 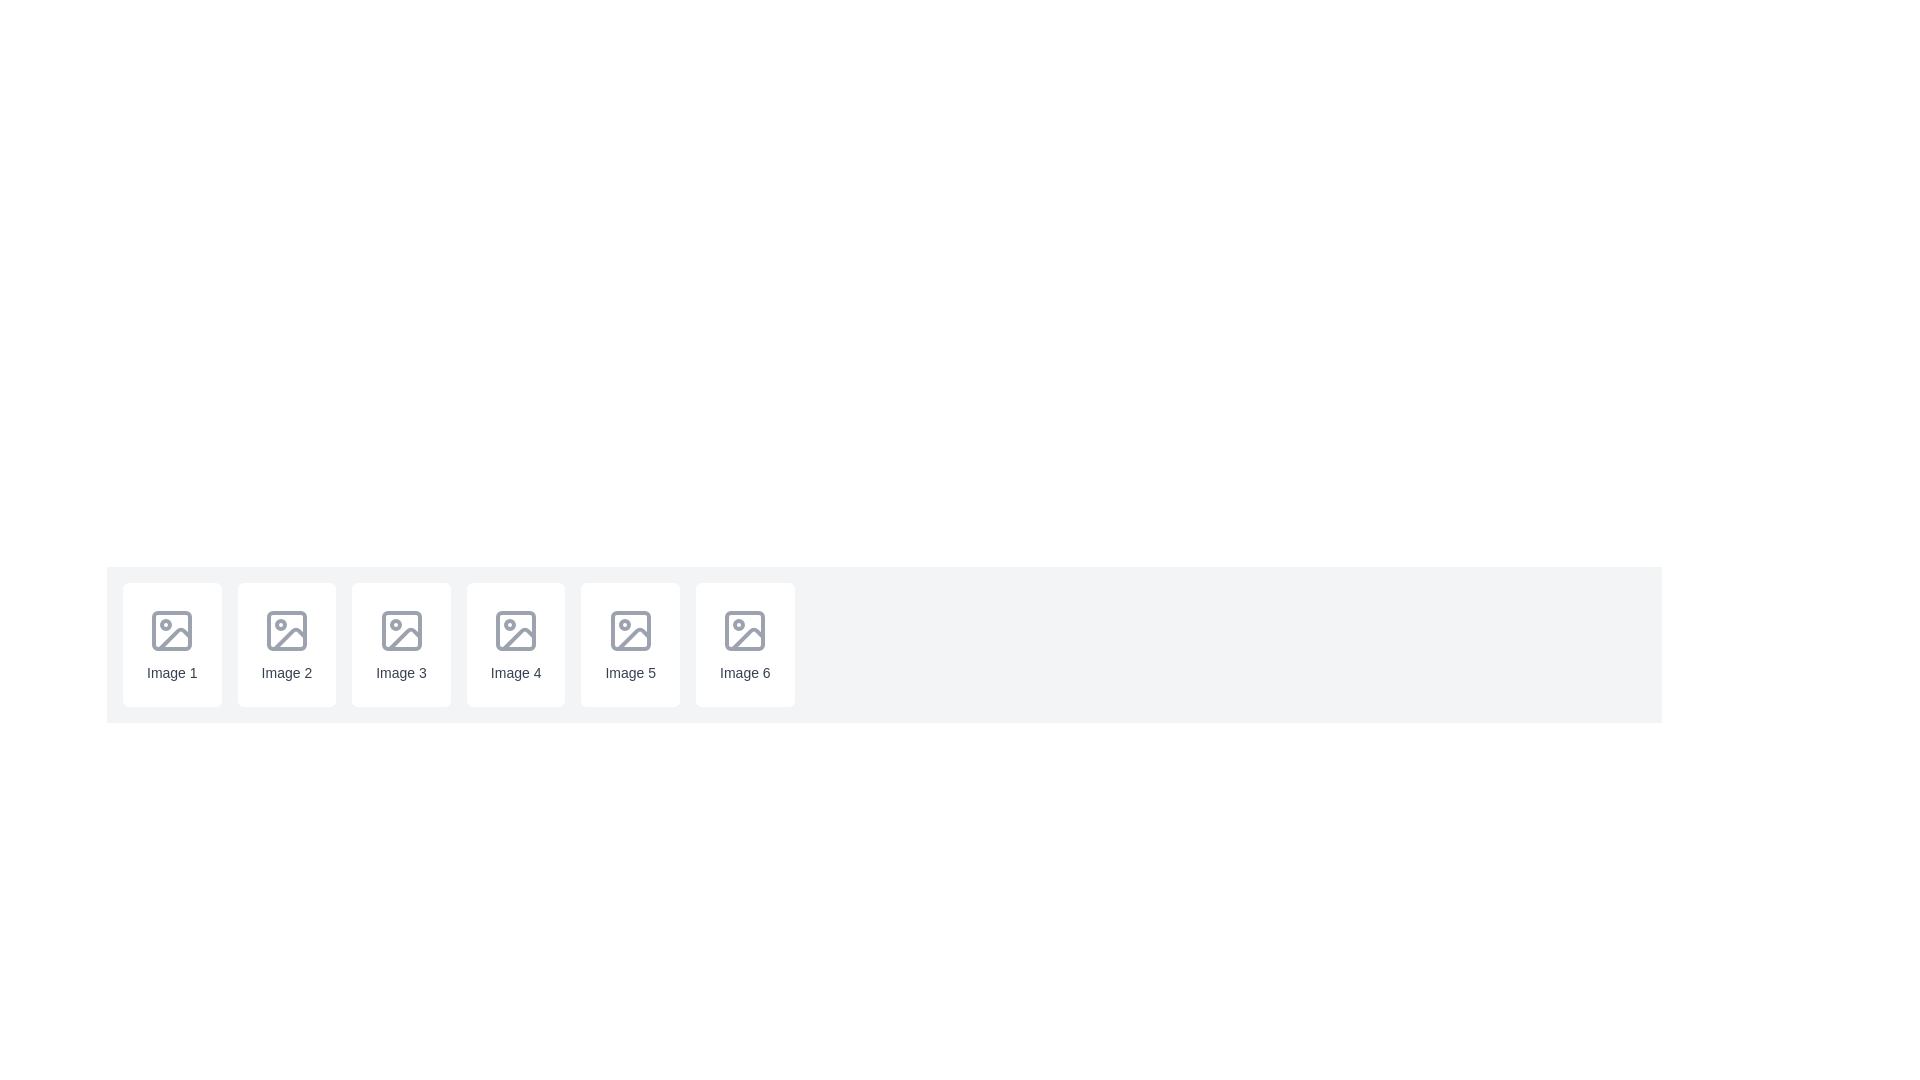 What do you see at coordinates (285, 631) in the screenshot?
I see `the second rectangular image placeholder in the horizontal list of image placeholders, which is part of an SVG icon` at bounding box center [285, 631].